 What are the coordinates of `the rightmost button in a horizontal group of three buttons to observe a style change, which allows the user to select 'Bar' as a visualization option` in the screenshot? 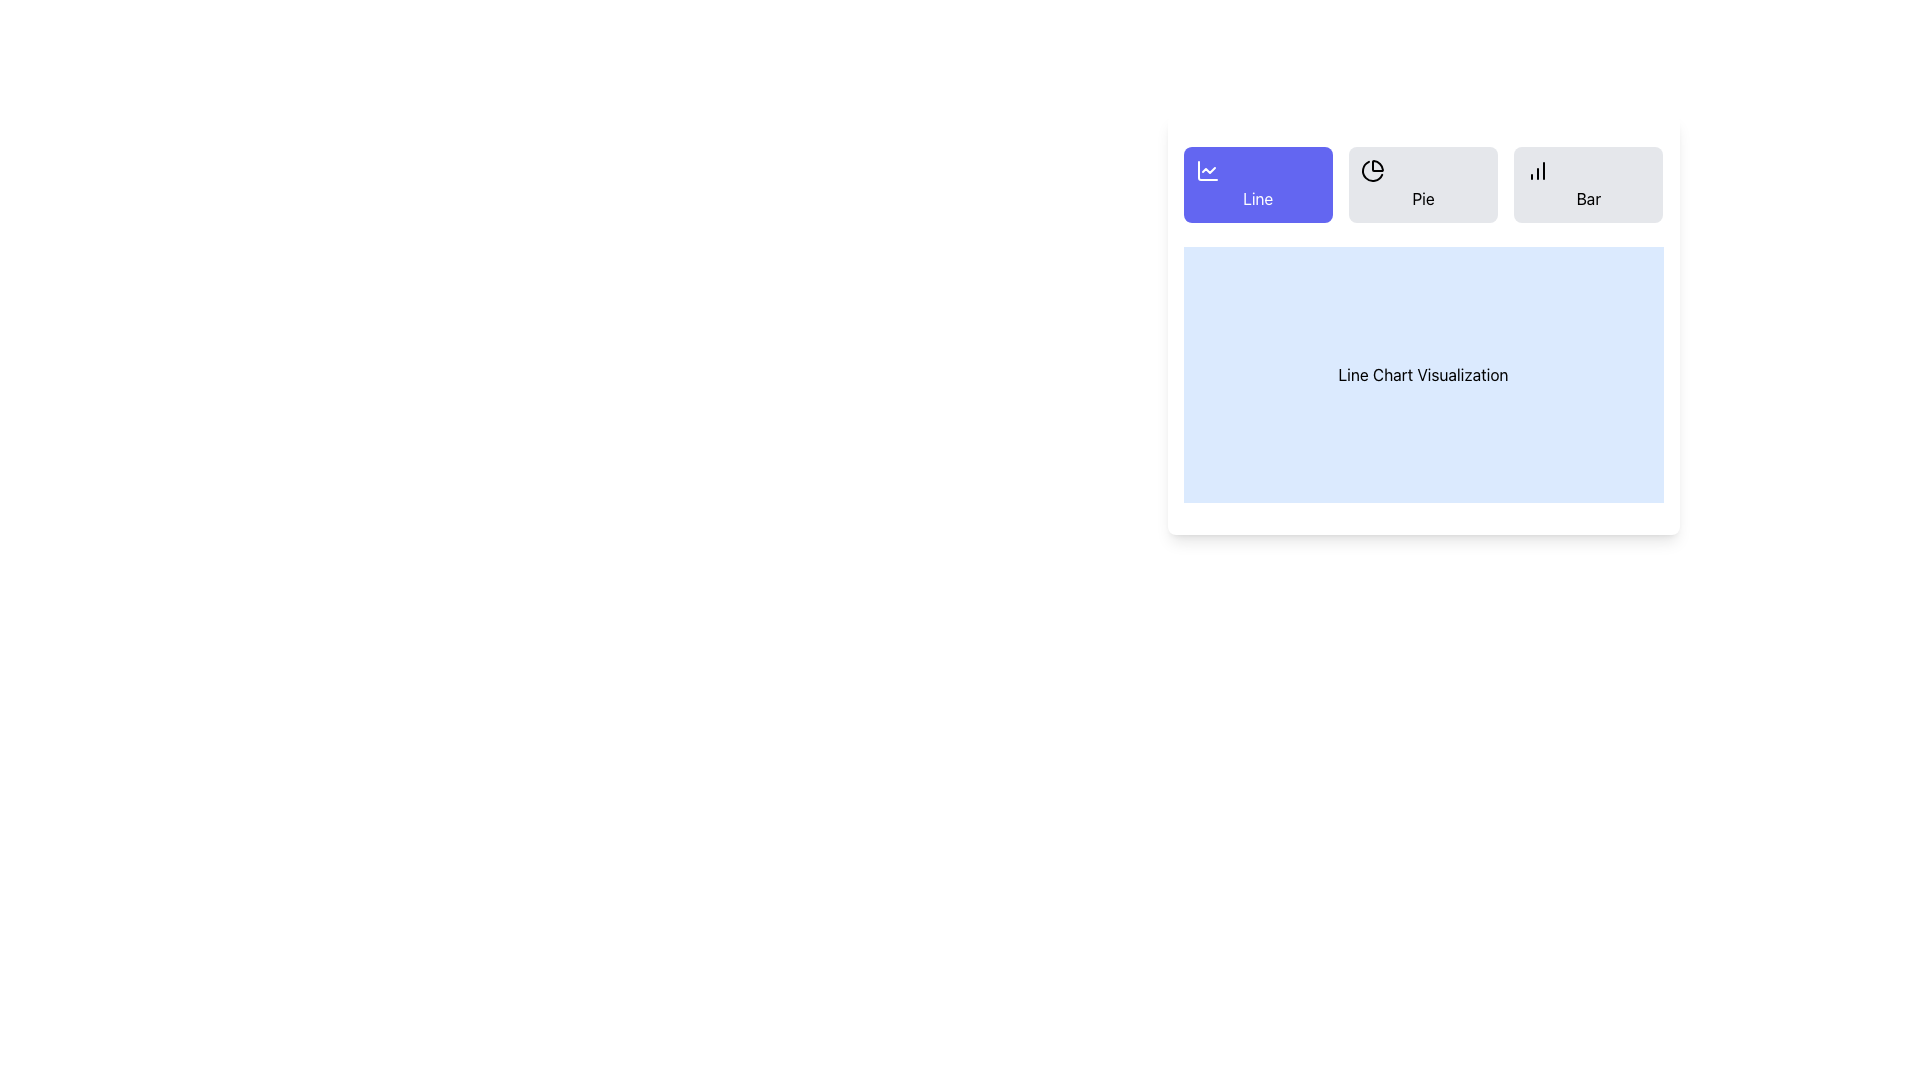 It's located at (1587, 185).